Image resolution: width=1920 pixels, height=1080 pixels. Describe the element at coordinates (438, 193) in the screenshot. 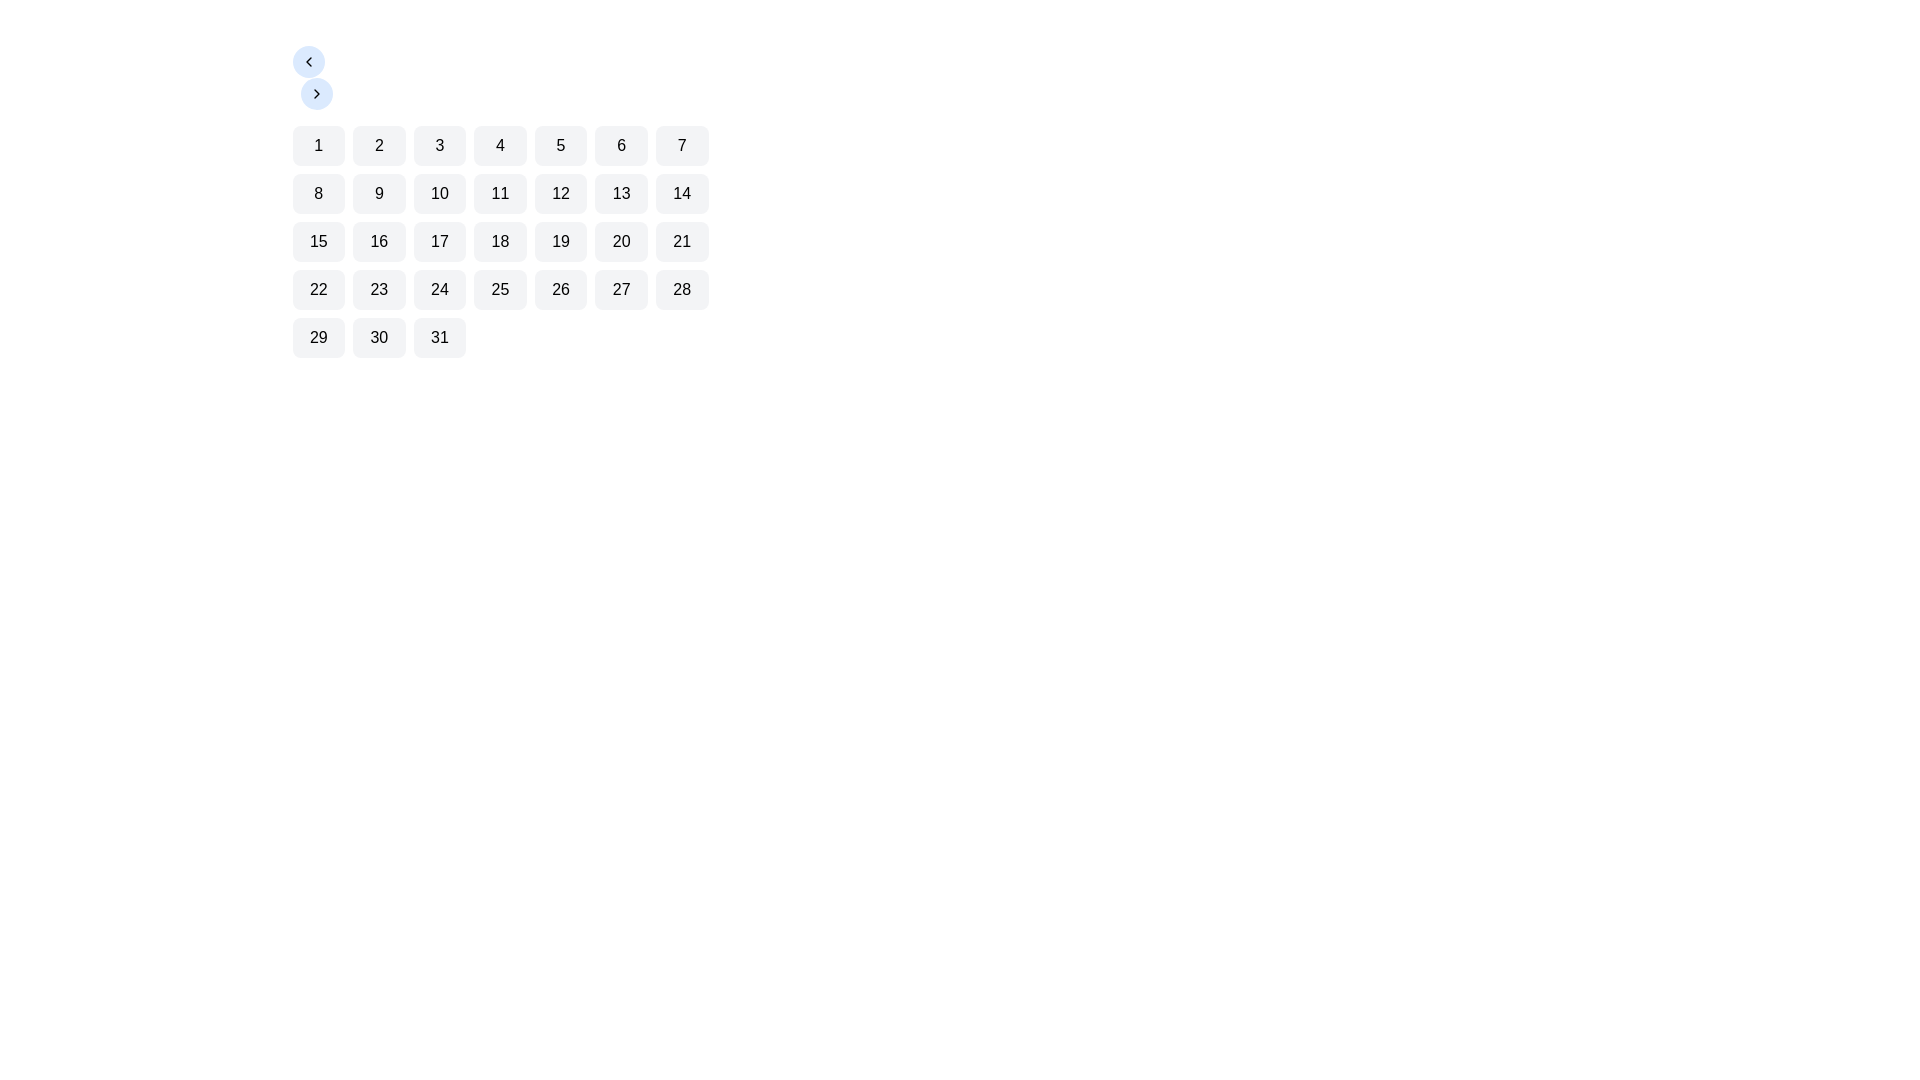

I see `the selectable box in the second row and third column of the grid` at that location.